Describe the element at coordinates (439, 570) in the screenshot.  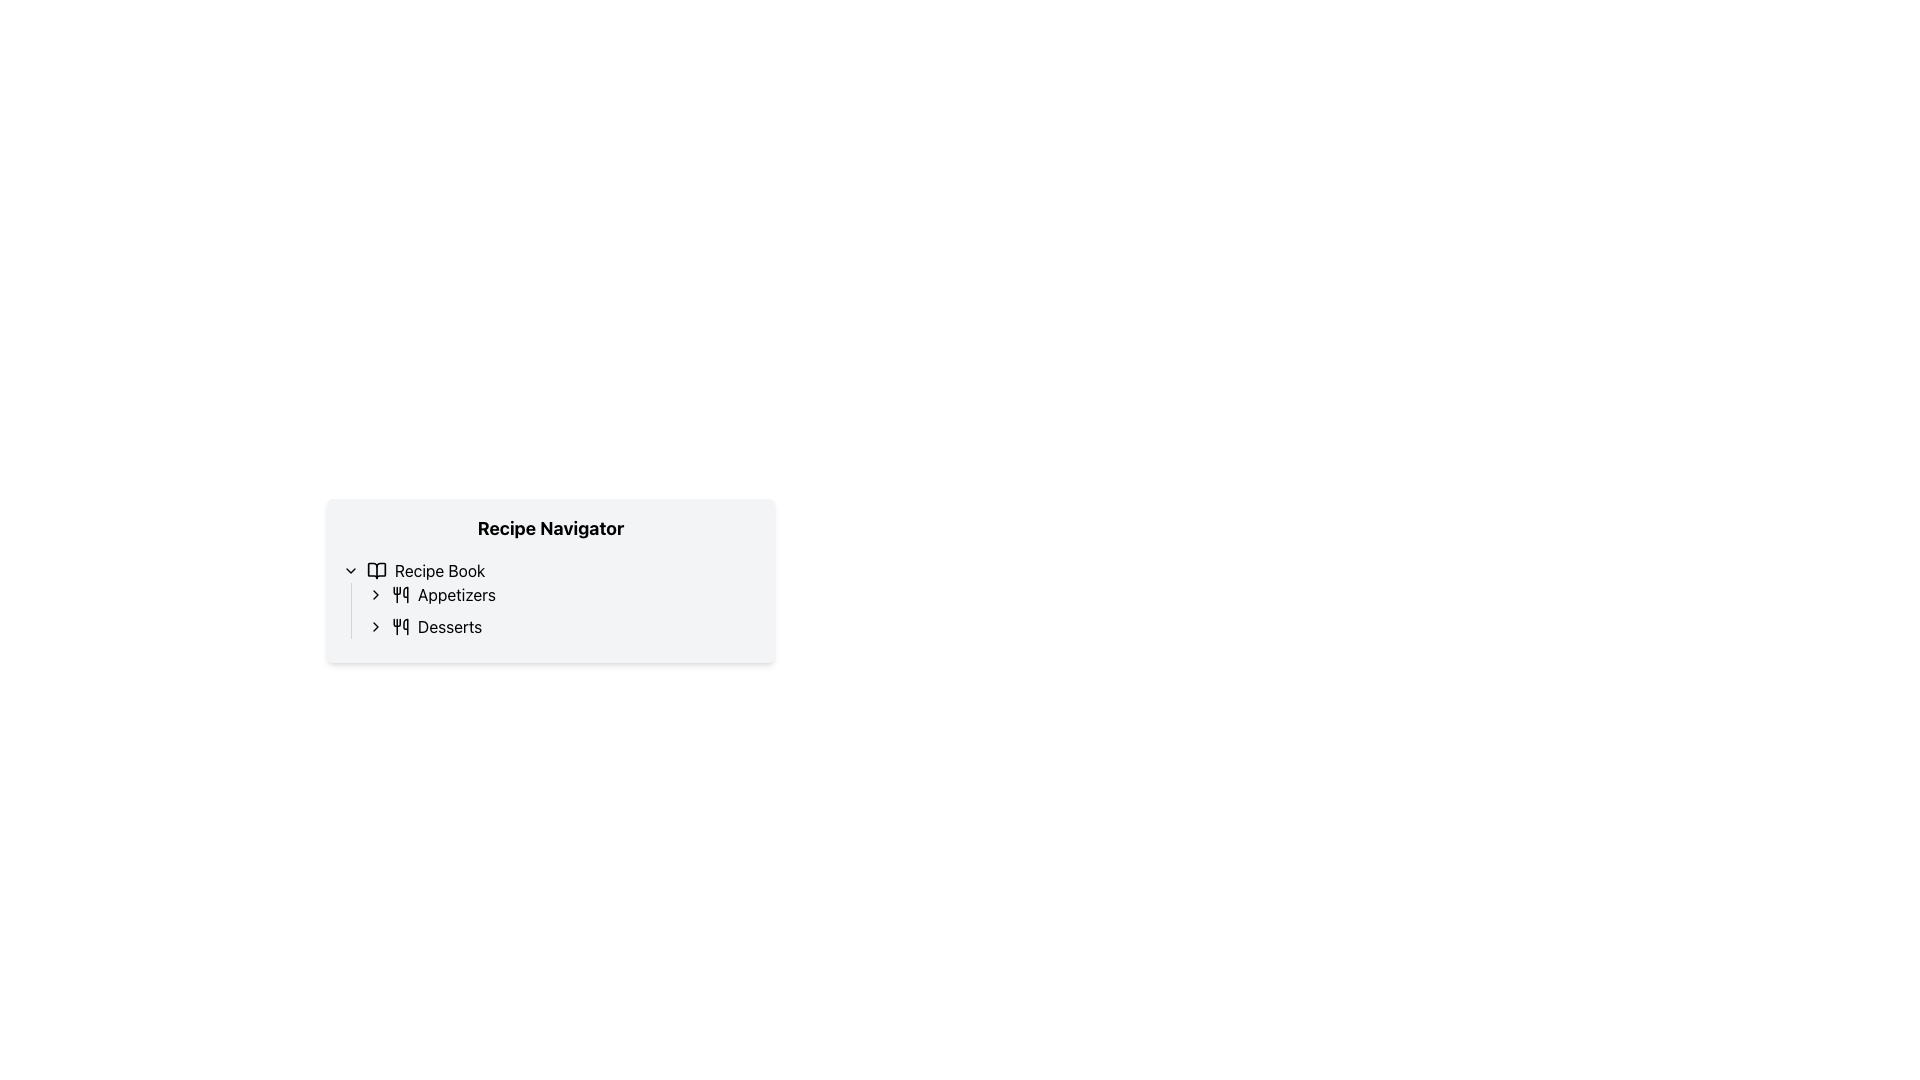
I see `the 'Recipe Book' text label located in the vertical navigation panel labeled 'Recipe Navigator', which is the first item in the list and positioned adjacent to a book icon` at that location.